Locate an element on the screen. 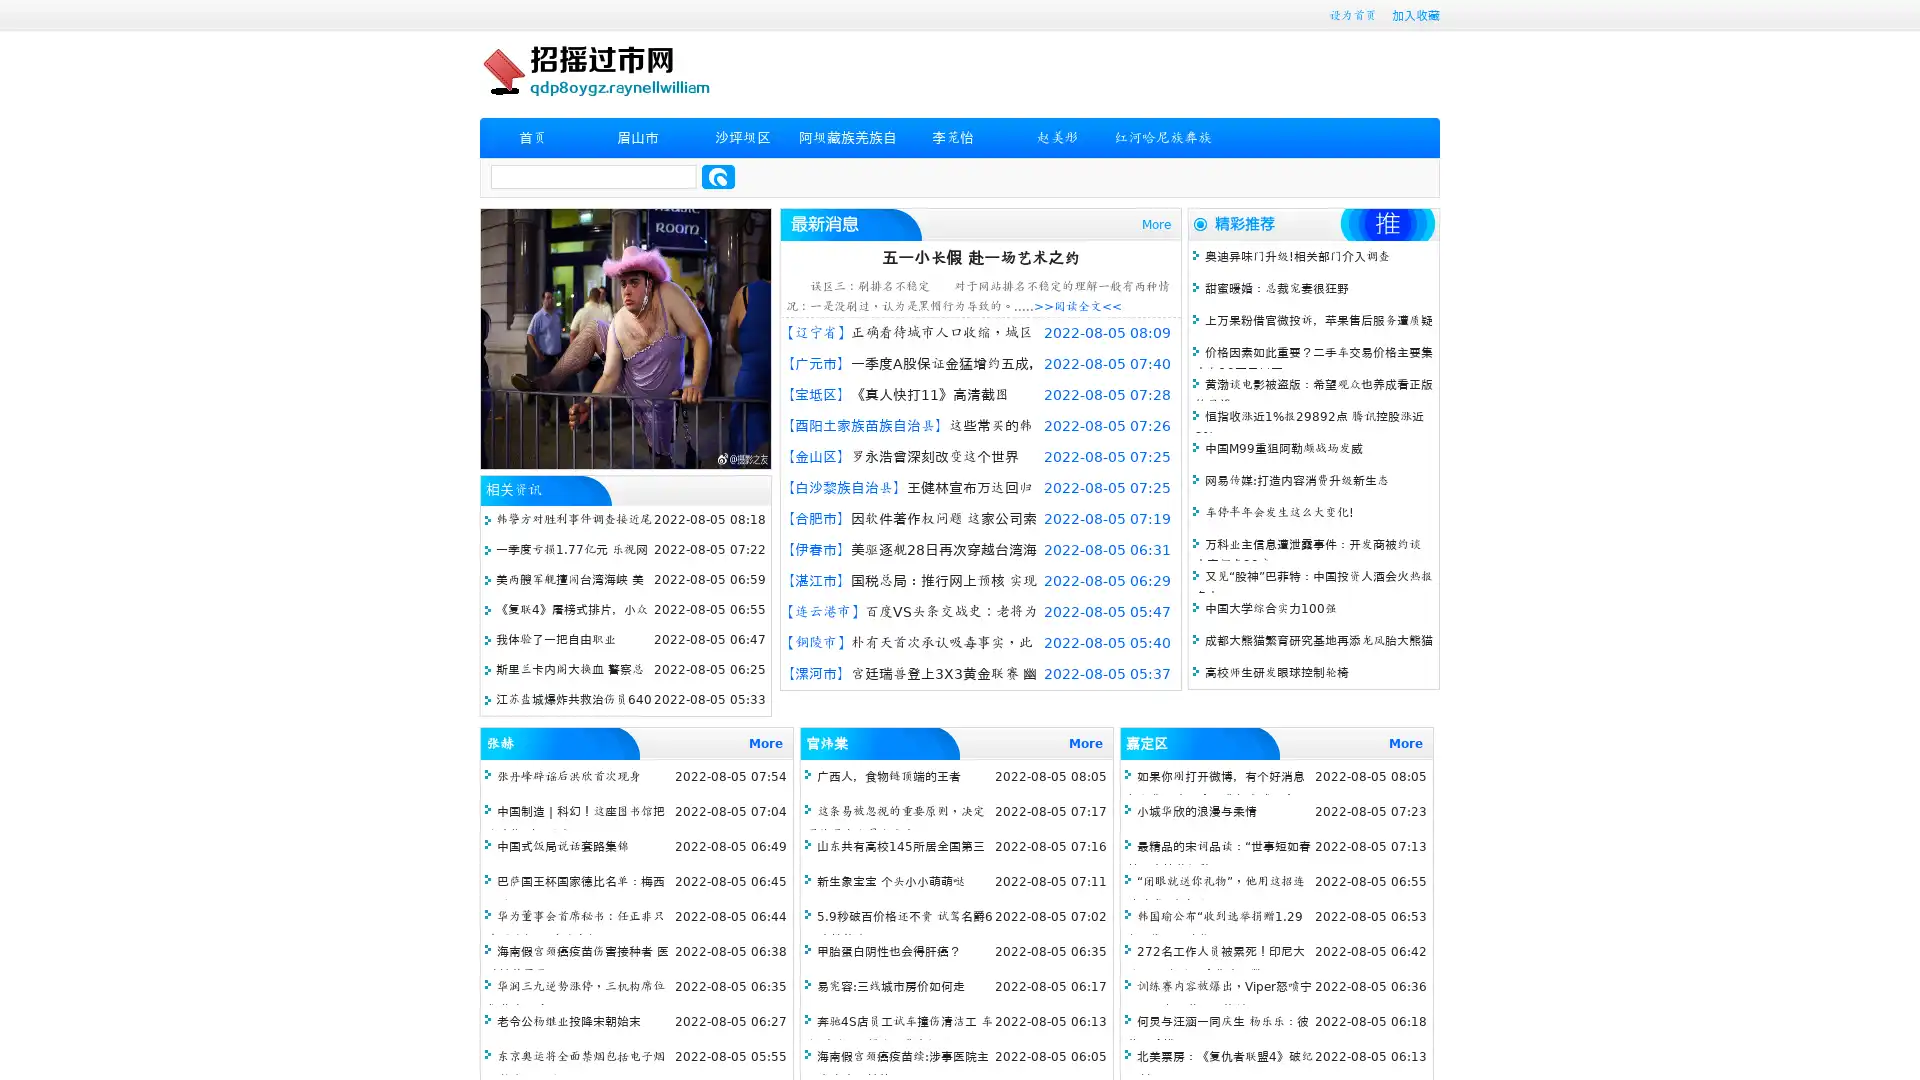 The width and height of the screenshot is (1920, 1080). Search is located at coordinates (718, 176).